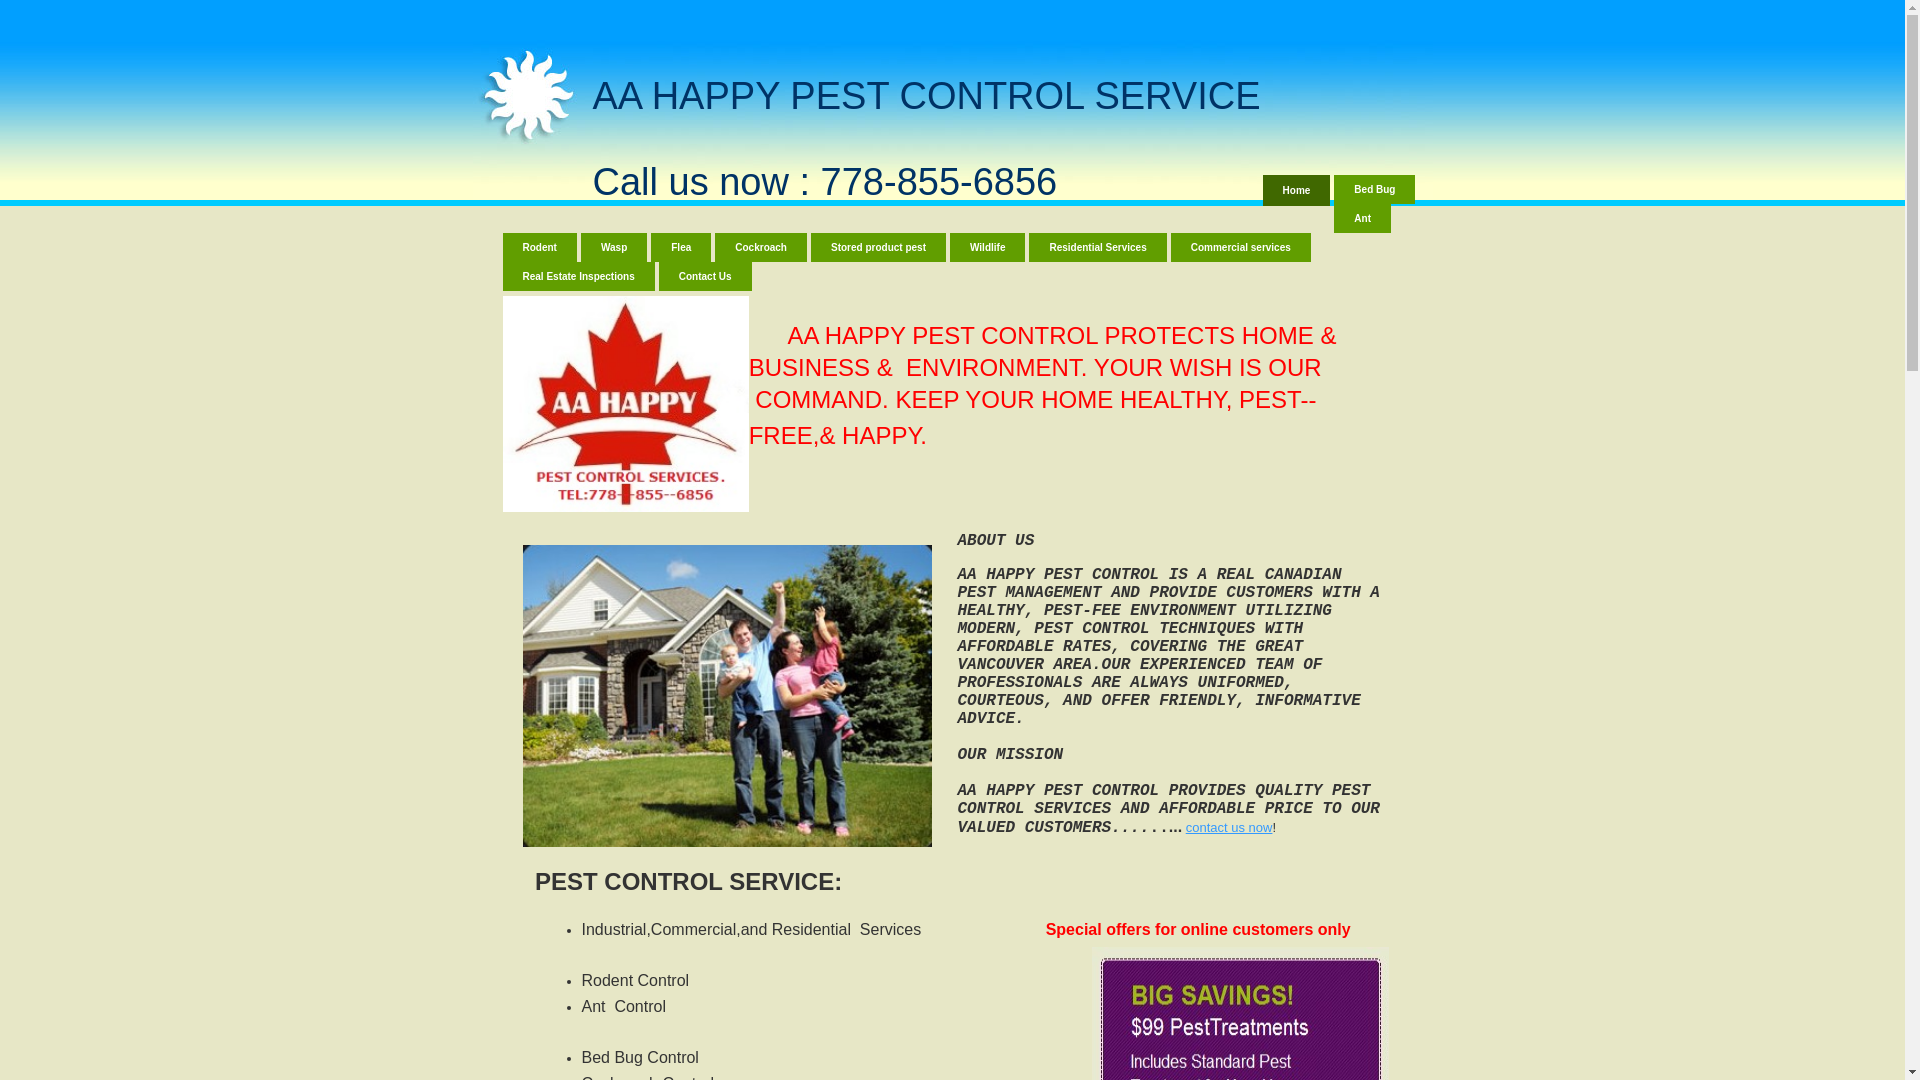 This screenshot has width=1920, height=1080. What do you see at coordinates (1296, 190) in the screenshot?
I see `'Home'` at bounding box center [1296, 190].